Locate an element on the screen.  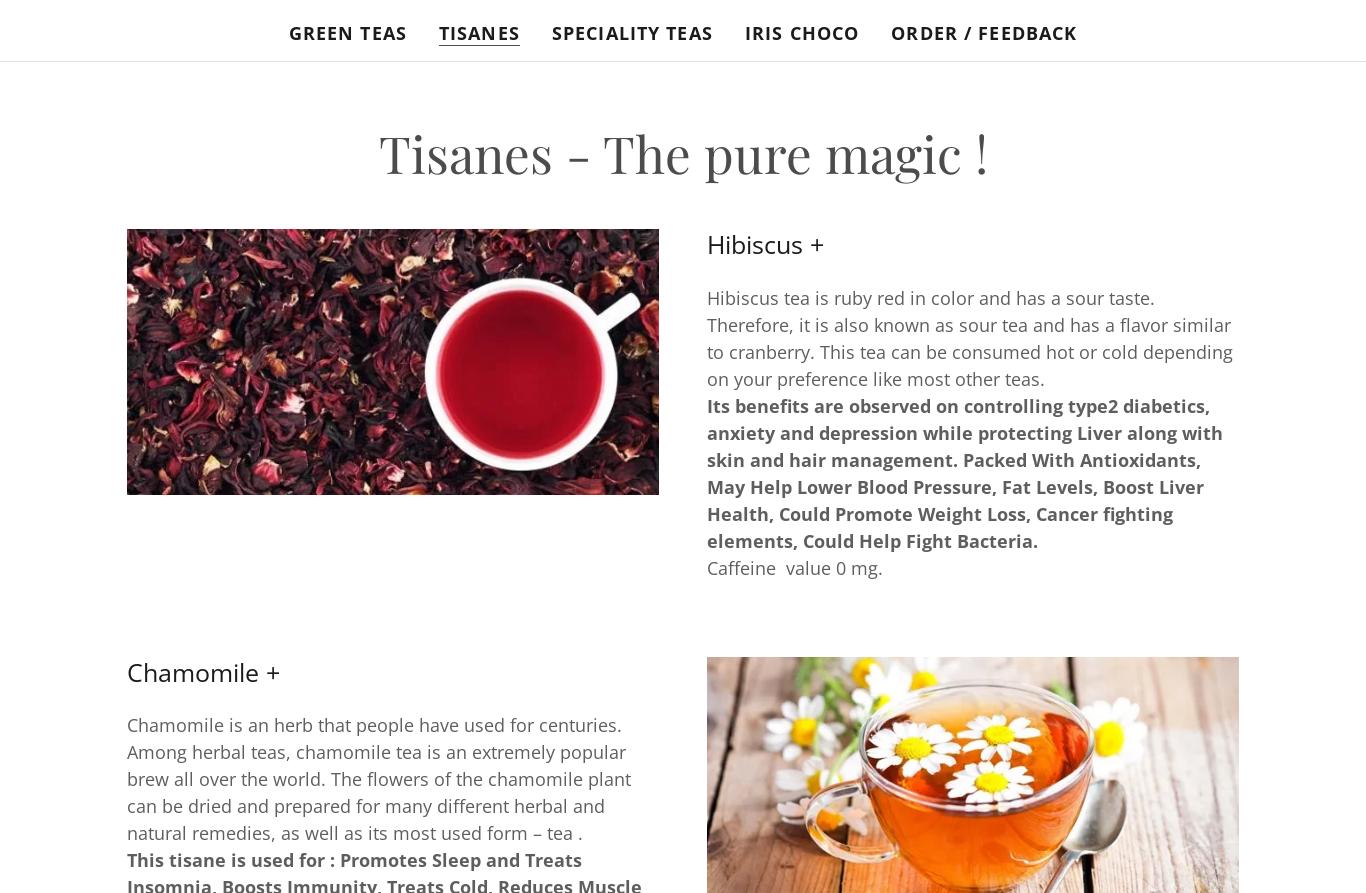
'Its benefits are observed on controlling type2 diabetics, anxiety and depression while protecting Liver along with skin and hair management. Packed With Antioxidants, May Help Lower Blood Pressure, Fat Levels, Boost Liver Health, Could Promote Weight Loss, Cancer fighting elements, Could Help Fight Bacteria.' is located at coordinates (964, 471).